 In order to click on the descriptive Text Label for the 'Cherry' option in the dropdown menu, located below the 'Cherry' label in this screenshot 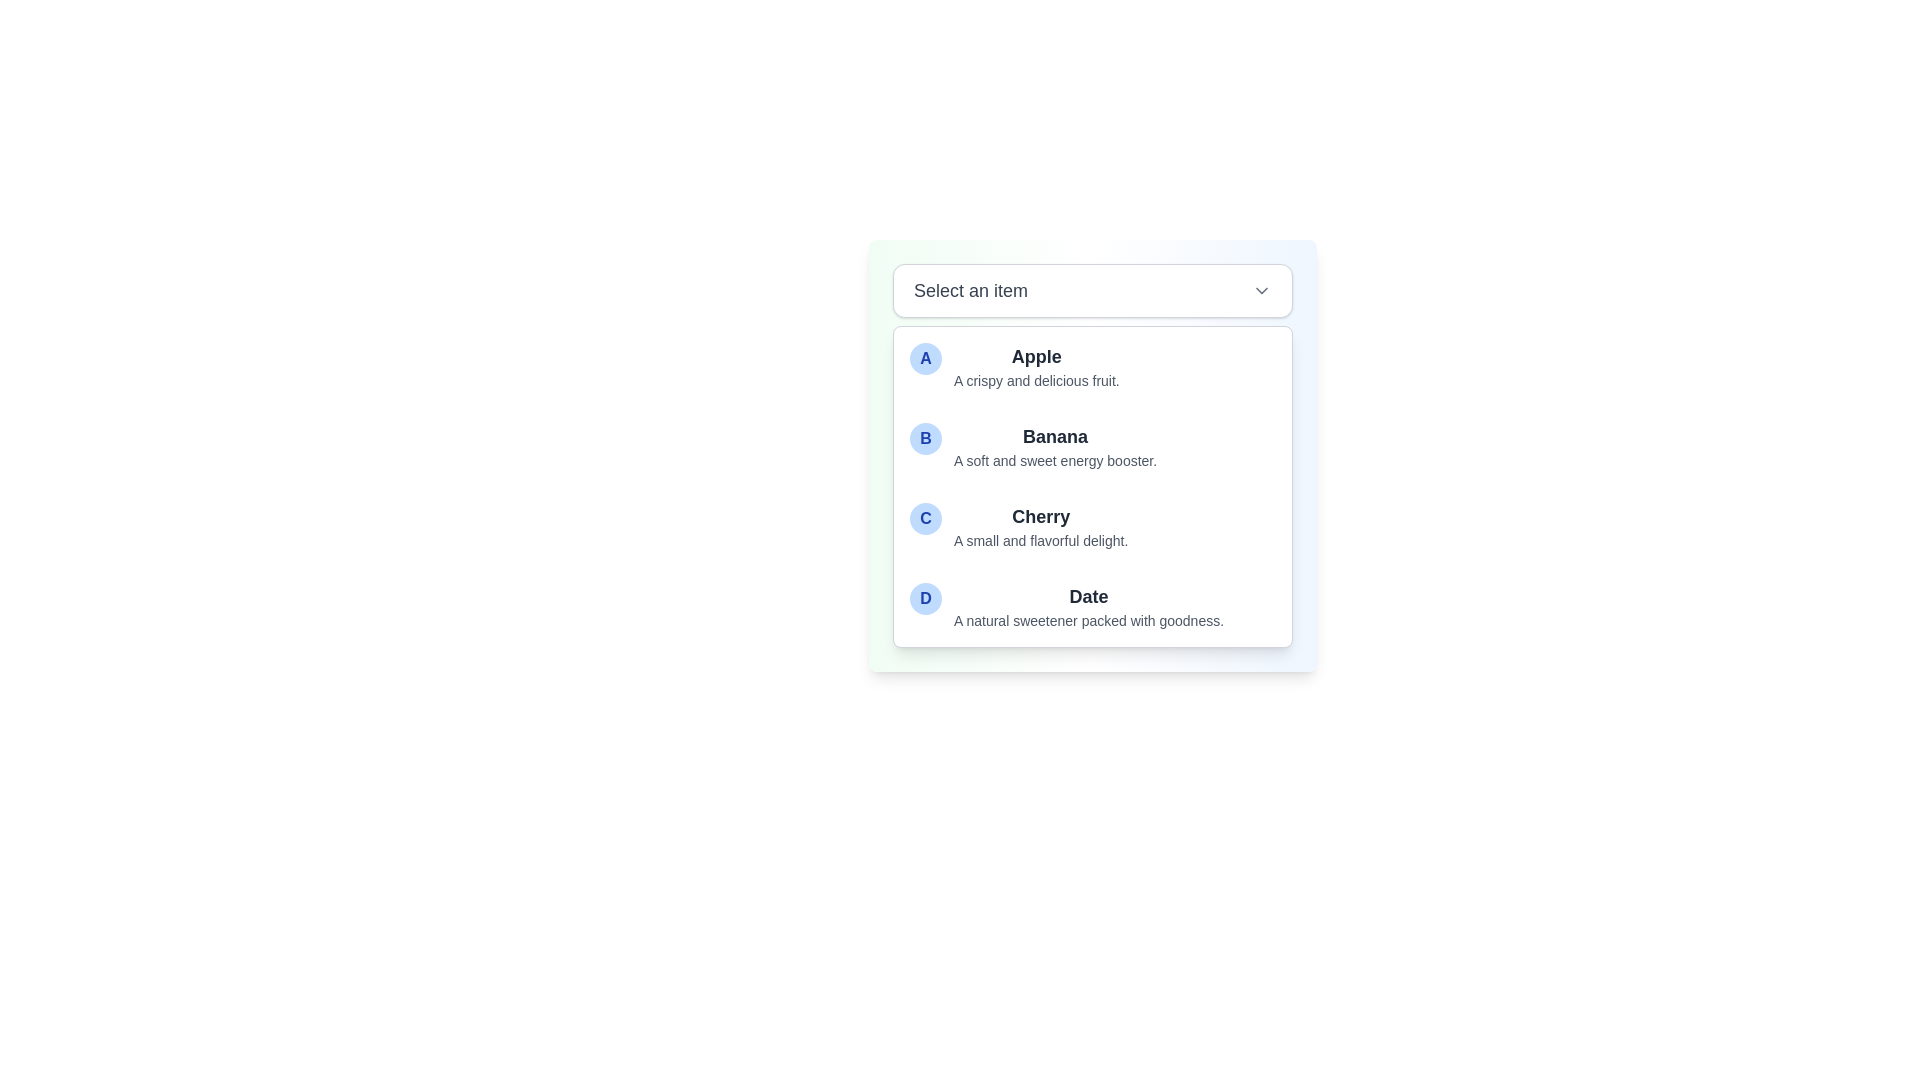, I will do `click(1040, 540)`.